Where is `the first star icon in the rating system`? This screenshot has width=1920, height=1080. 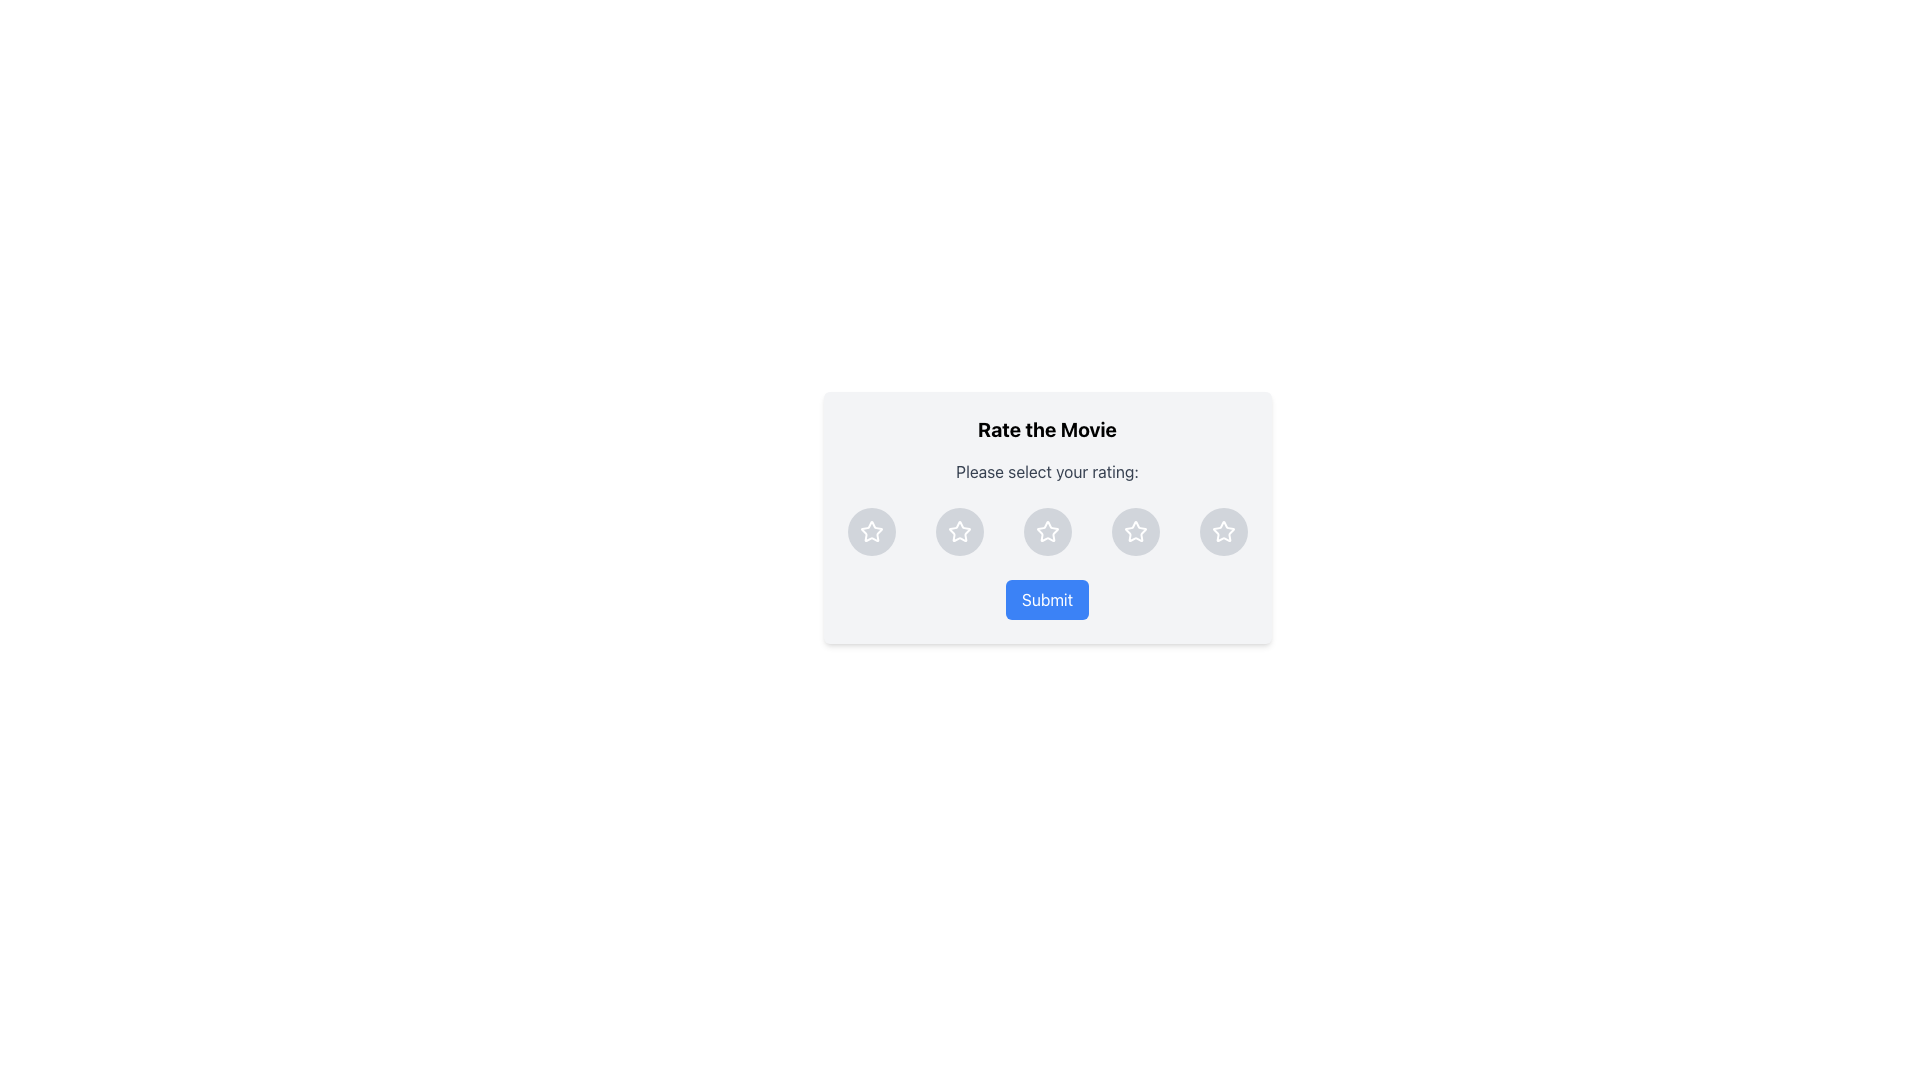
the first star icon in the rating system is located at coordinates (871, 530).